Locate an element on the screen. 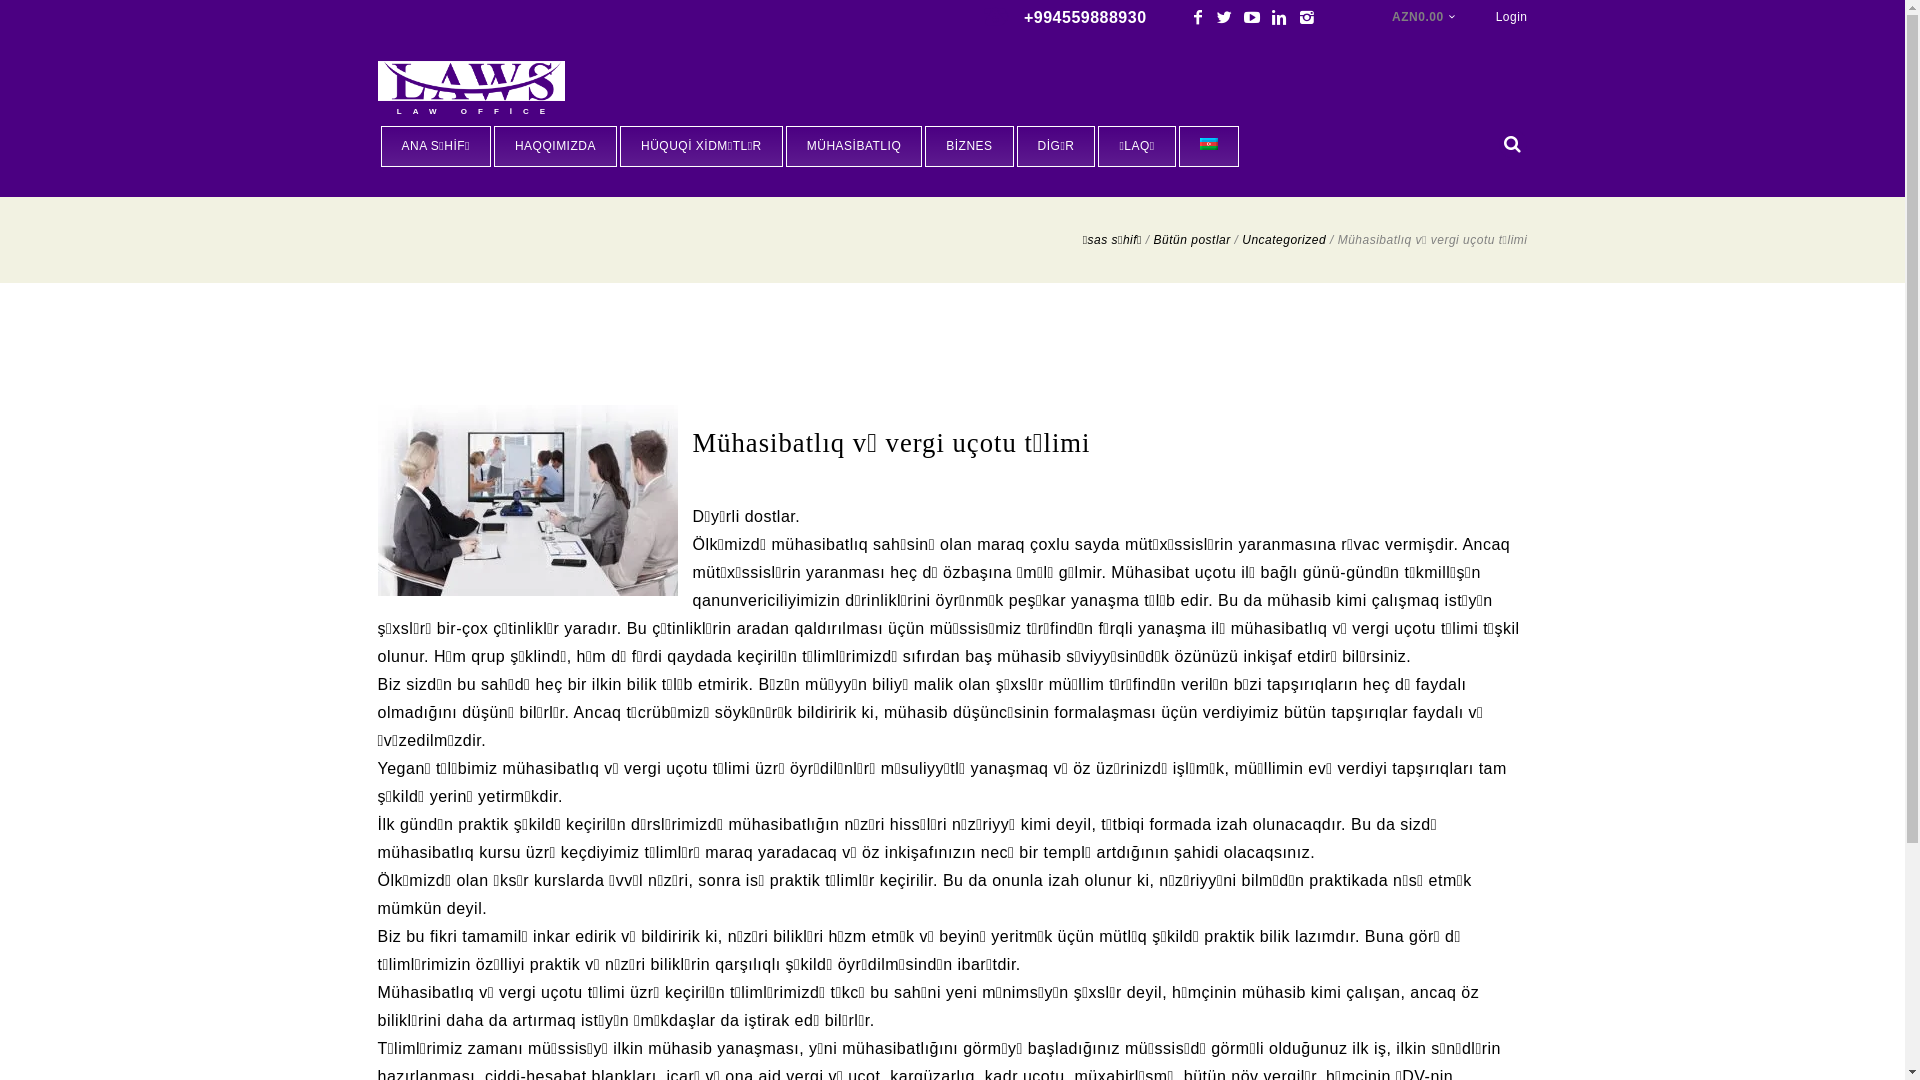  'Uncategorized' is located at coordinates (1241, 238).